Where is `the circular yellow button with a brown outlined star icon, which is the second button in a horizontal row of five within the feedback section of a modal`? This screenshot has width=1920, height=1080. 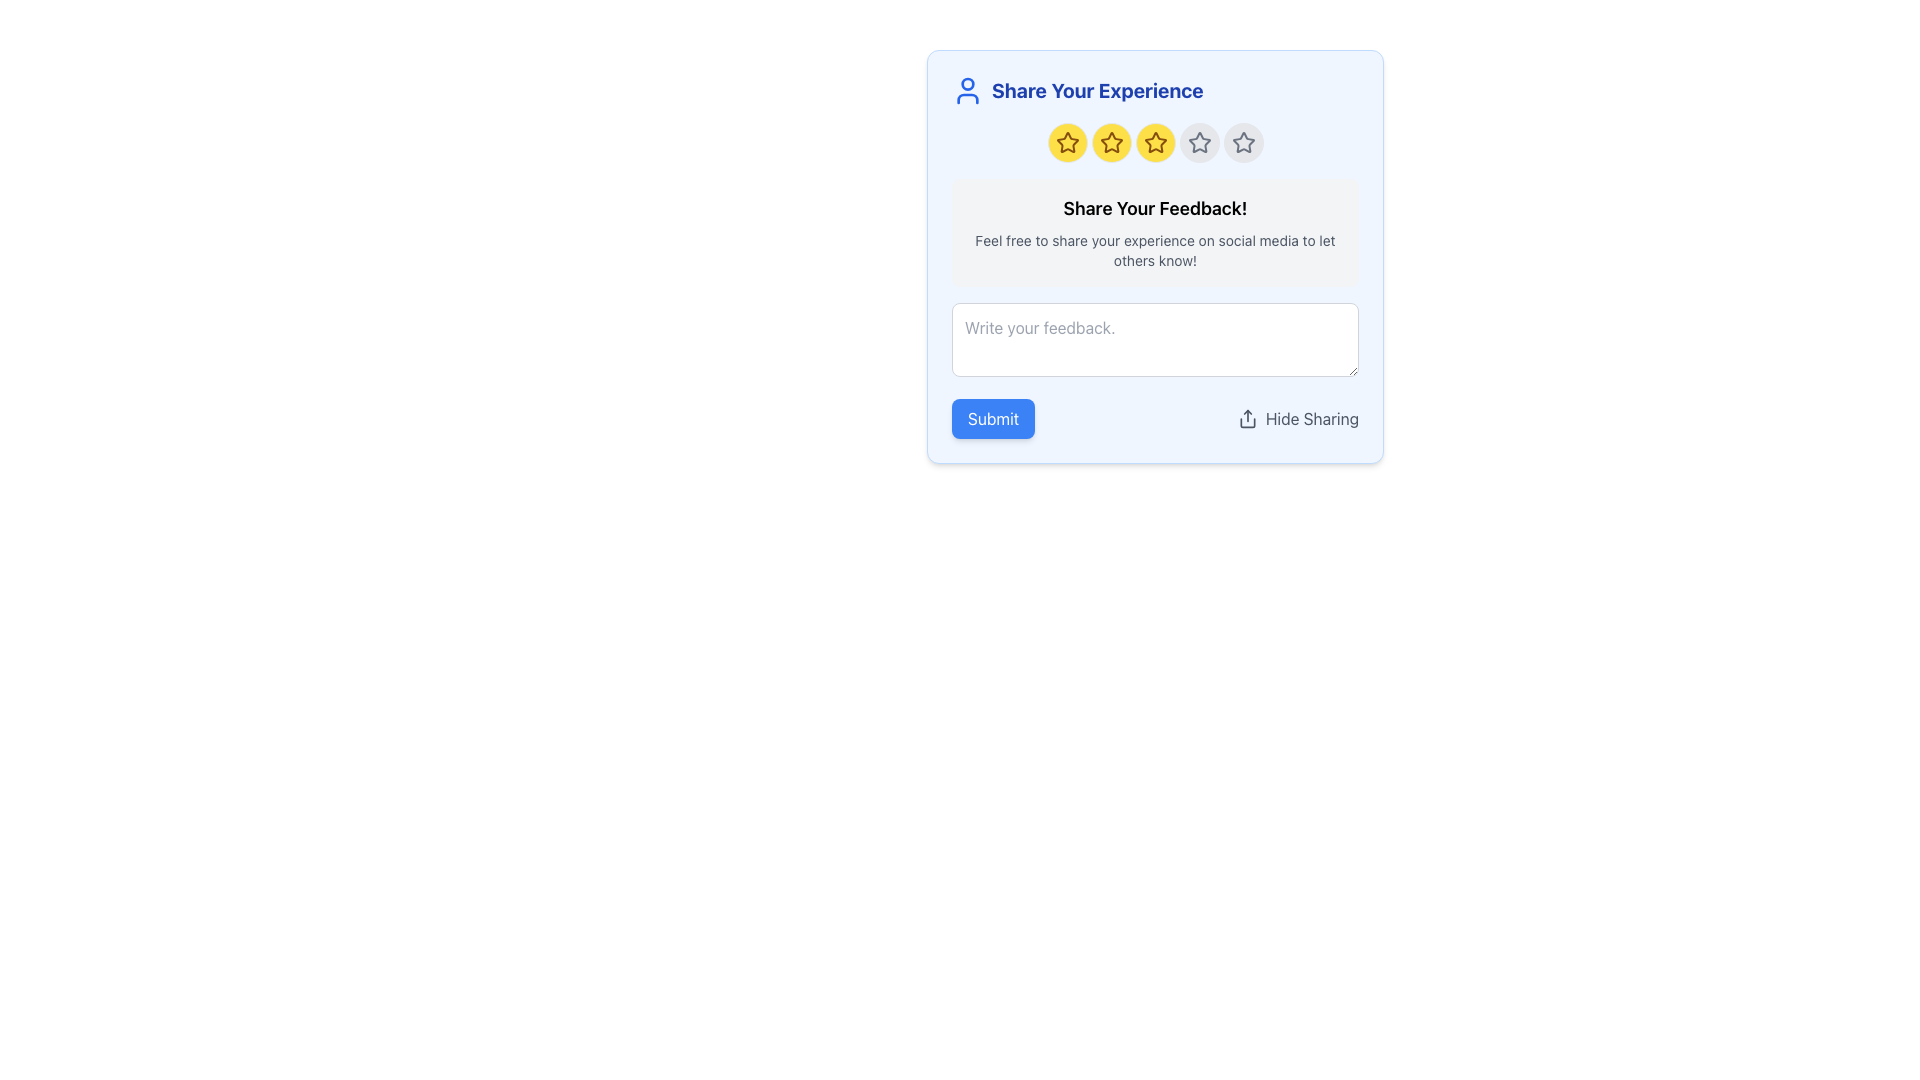
the circular yellow button with a brown outlined star icon, which is the second button in a horizontal row of five within the feedback section of a modal is located at coordinates (1110, 141).